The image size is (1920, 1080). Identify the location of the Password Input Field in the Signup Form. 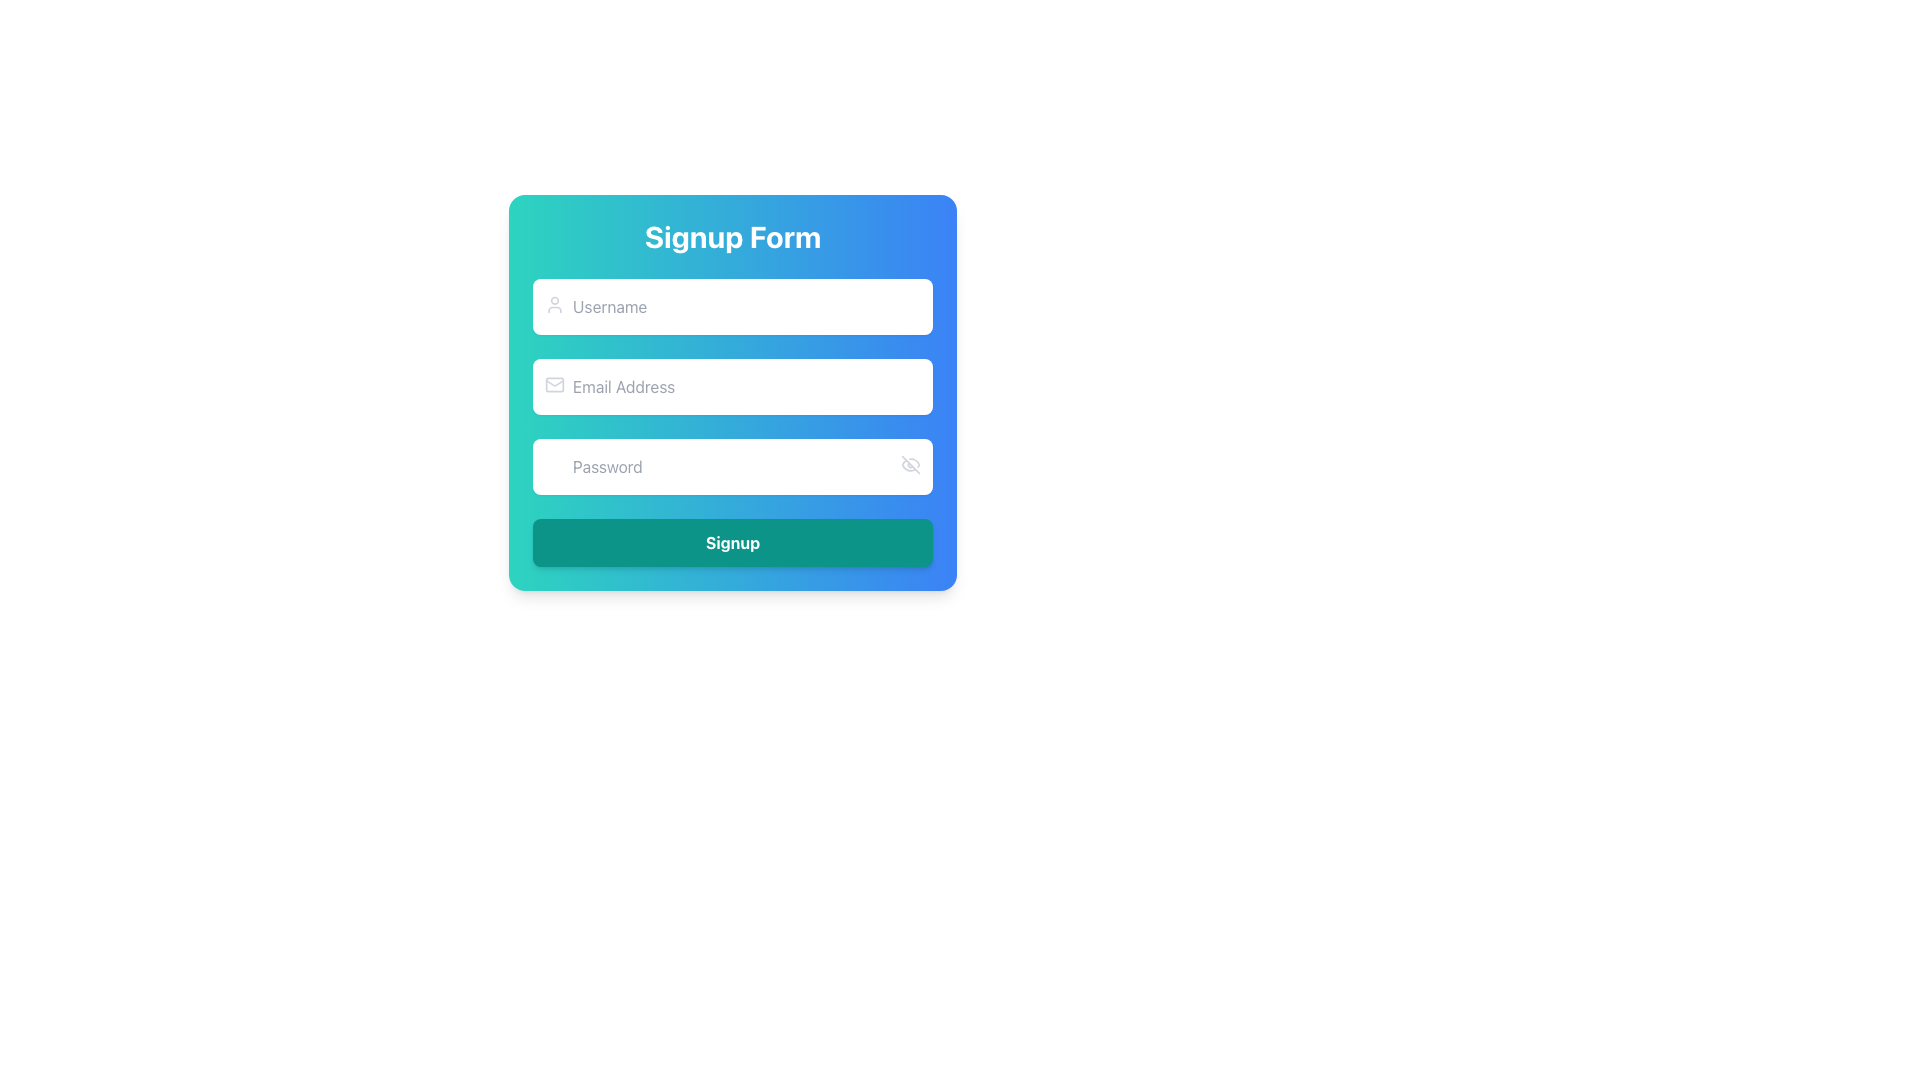
(732, 466).